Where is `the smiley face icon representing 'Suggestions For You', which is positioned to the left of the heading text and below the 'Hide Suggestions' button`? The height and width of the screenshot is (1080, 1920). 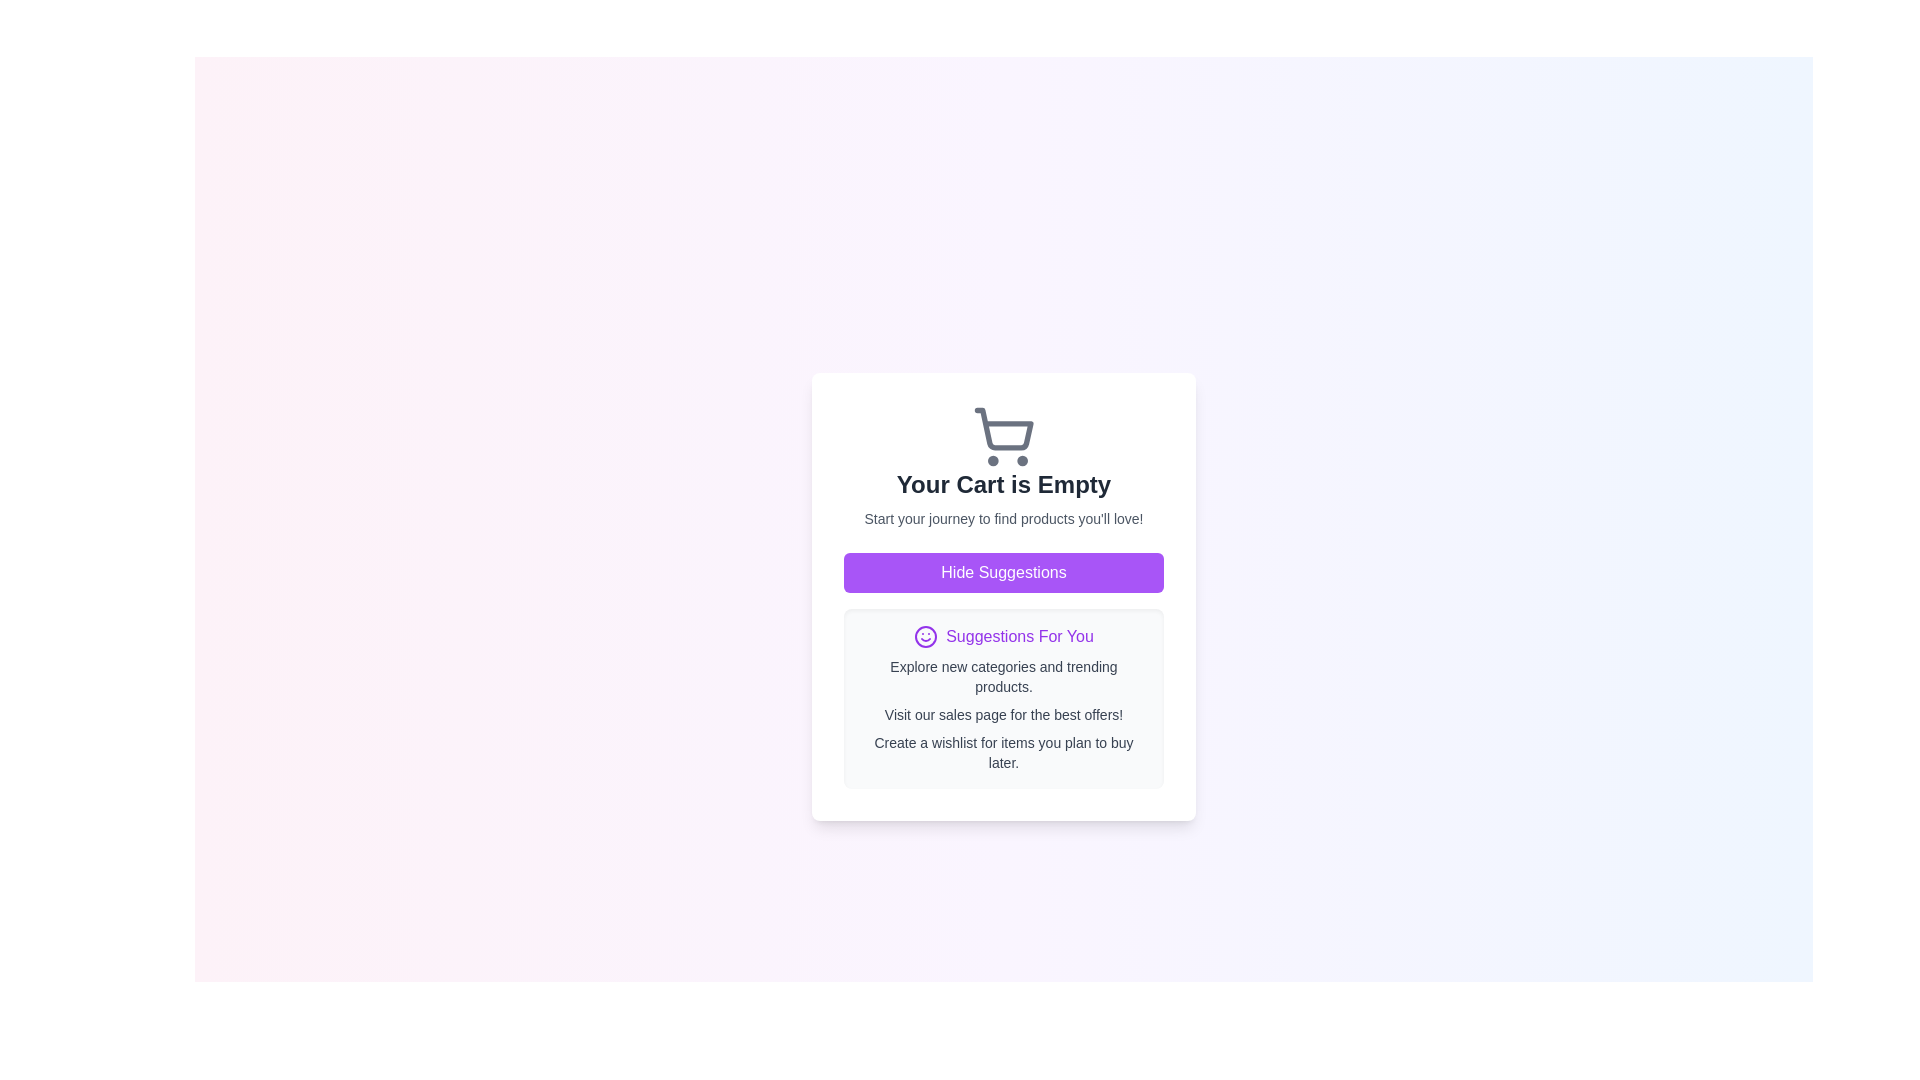 the smiley face icon representing 'Suggestions For You', which is positioned to the left of the heading text and below the 'Hide Suggestions' button is located at coordinates (925, 636).